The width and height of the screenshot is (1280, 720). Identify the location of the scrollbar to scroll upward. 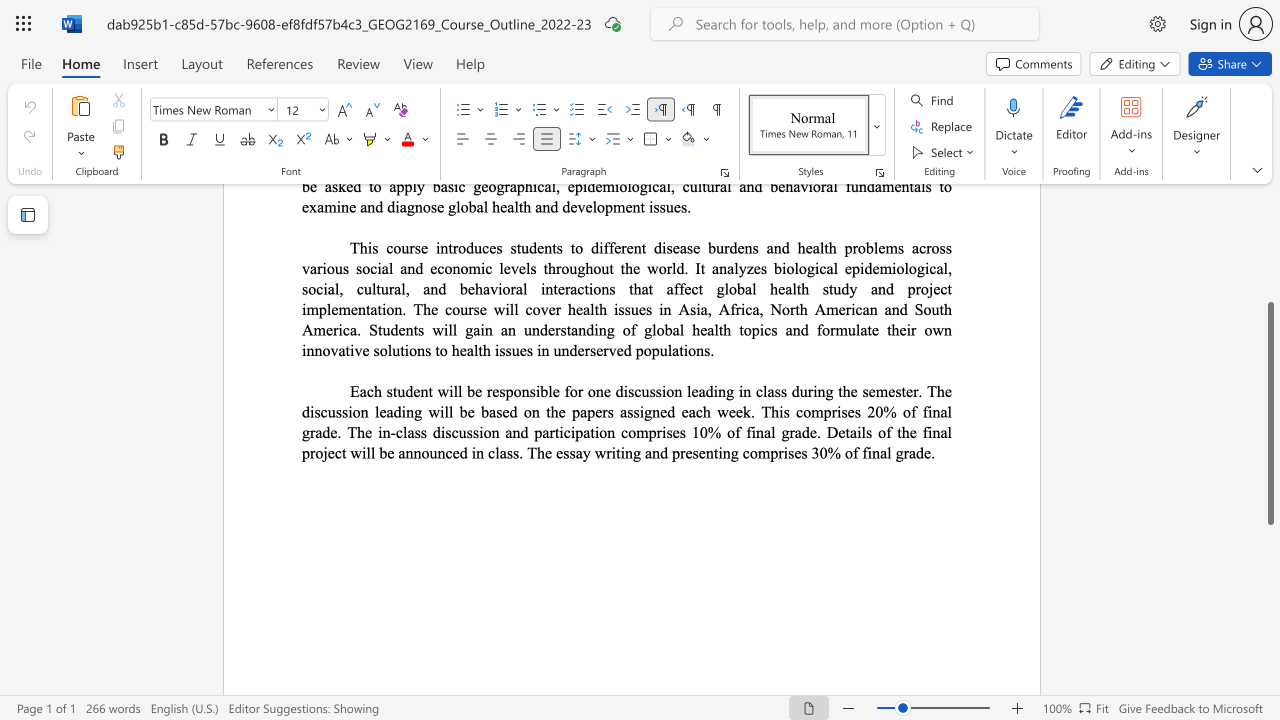
(1269, 290).